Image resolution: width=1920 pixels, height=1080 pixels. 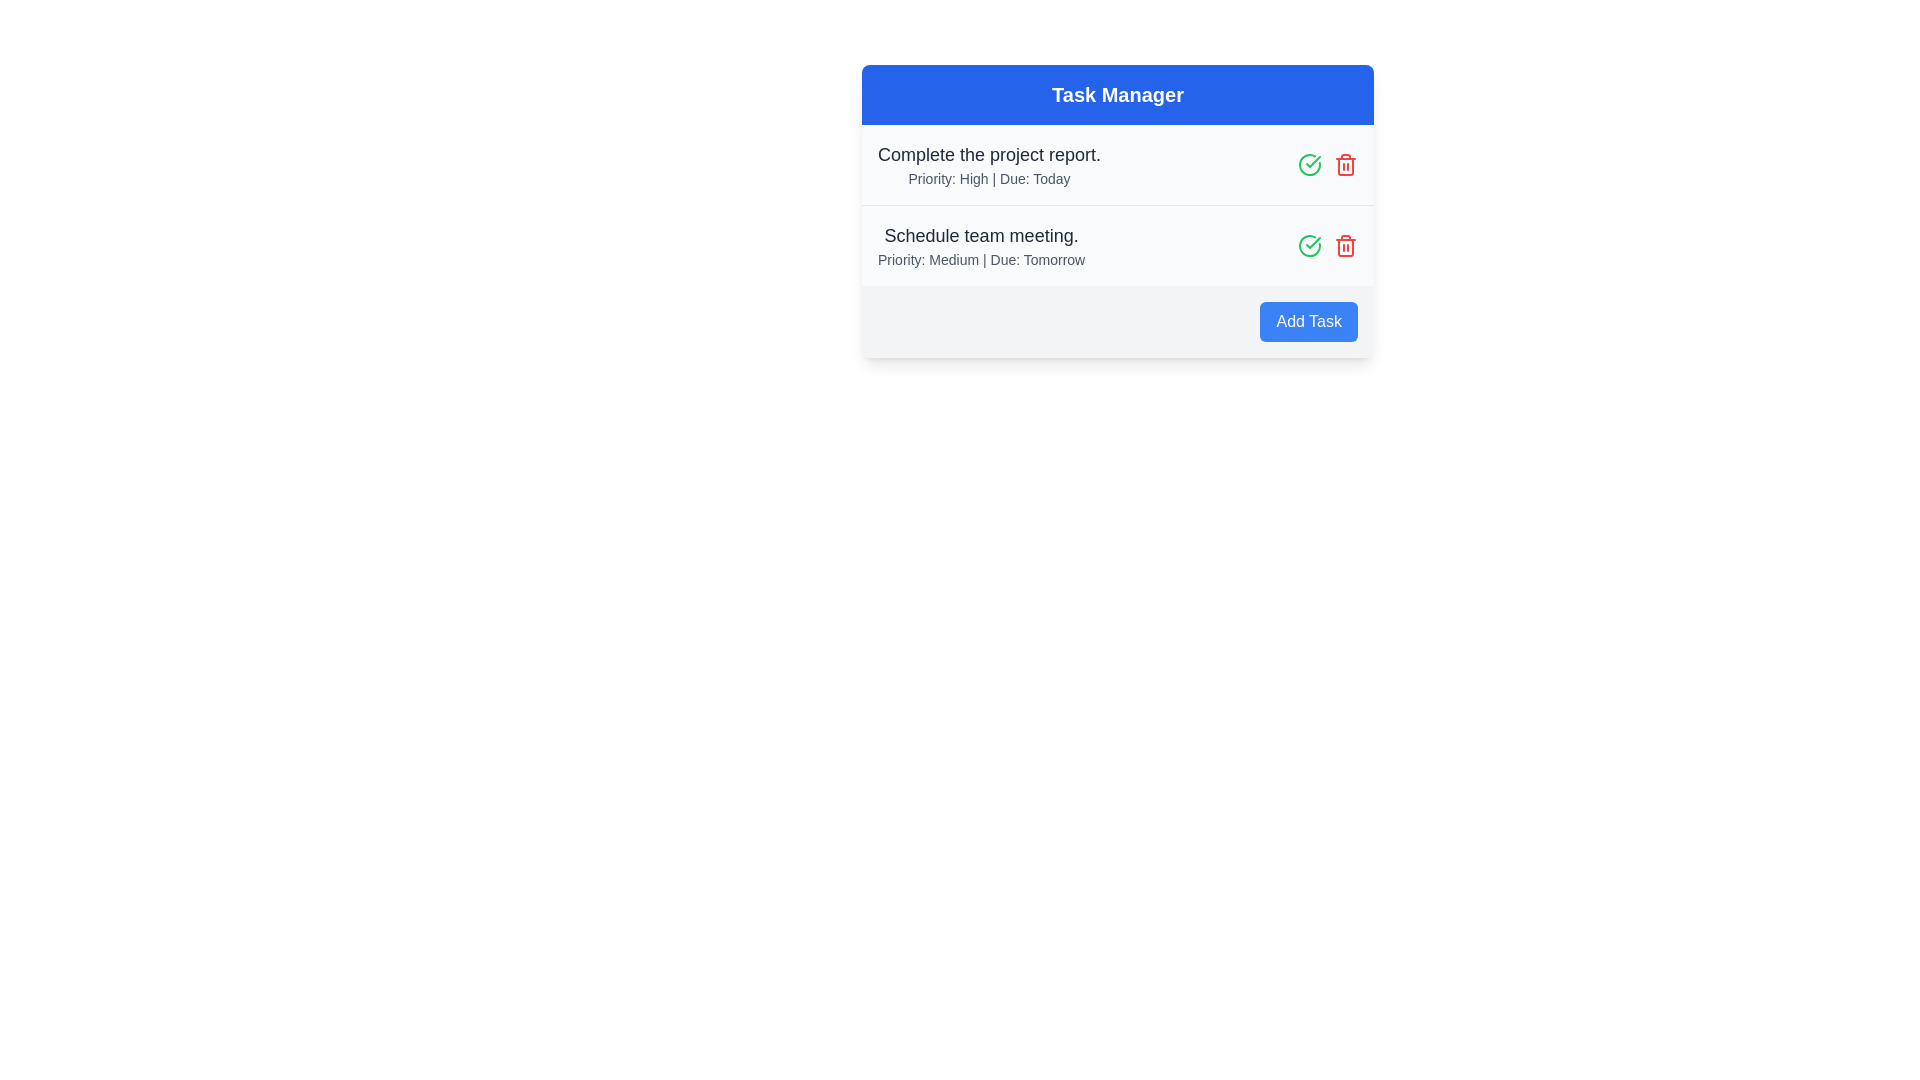 I want to click on the rectangular blue button labeled 'Add Task' located in the lower-right corner of the light gray panel, so click(x=1309, y=320).